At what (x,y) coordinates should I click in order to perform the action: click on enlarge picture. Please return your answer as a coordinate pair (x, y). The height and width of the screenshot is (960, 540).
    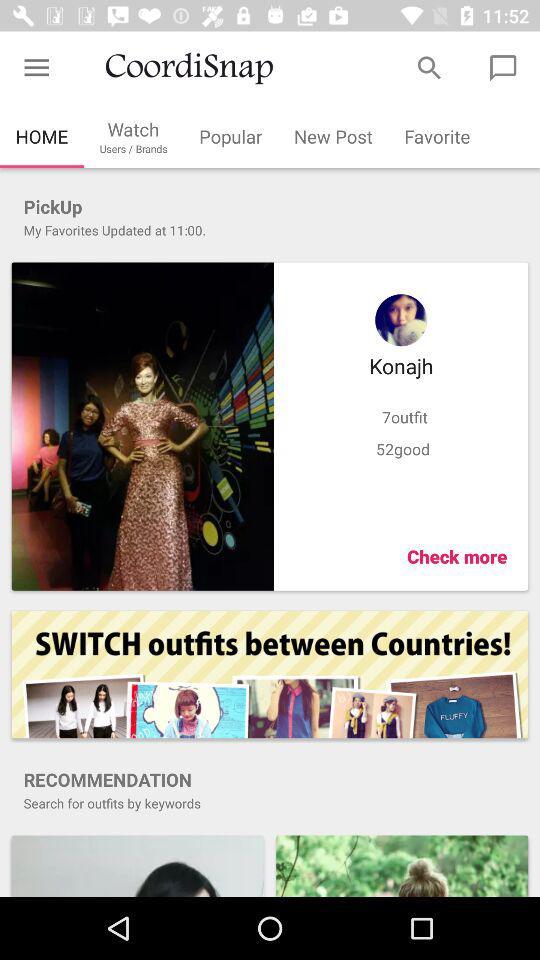
    Looking at the image, I should click on (402, 864).